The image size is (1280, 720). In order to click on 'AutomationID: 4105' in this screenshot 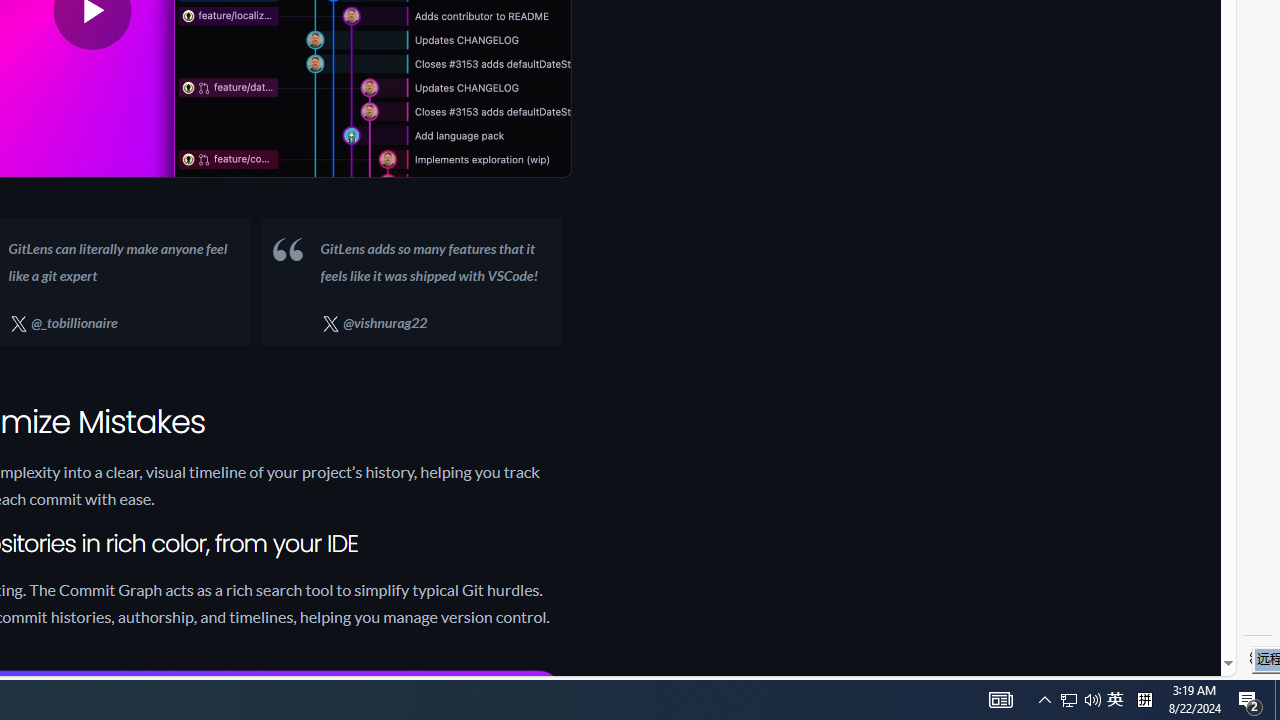, I will do `click(1044, 698)`.